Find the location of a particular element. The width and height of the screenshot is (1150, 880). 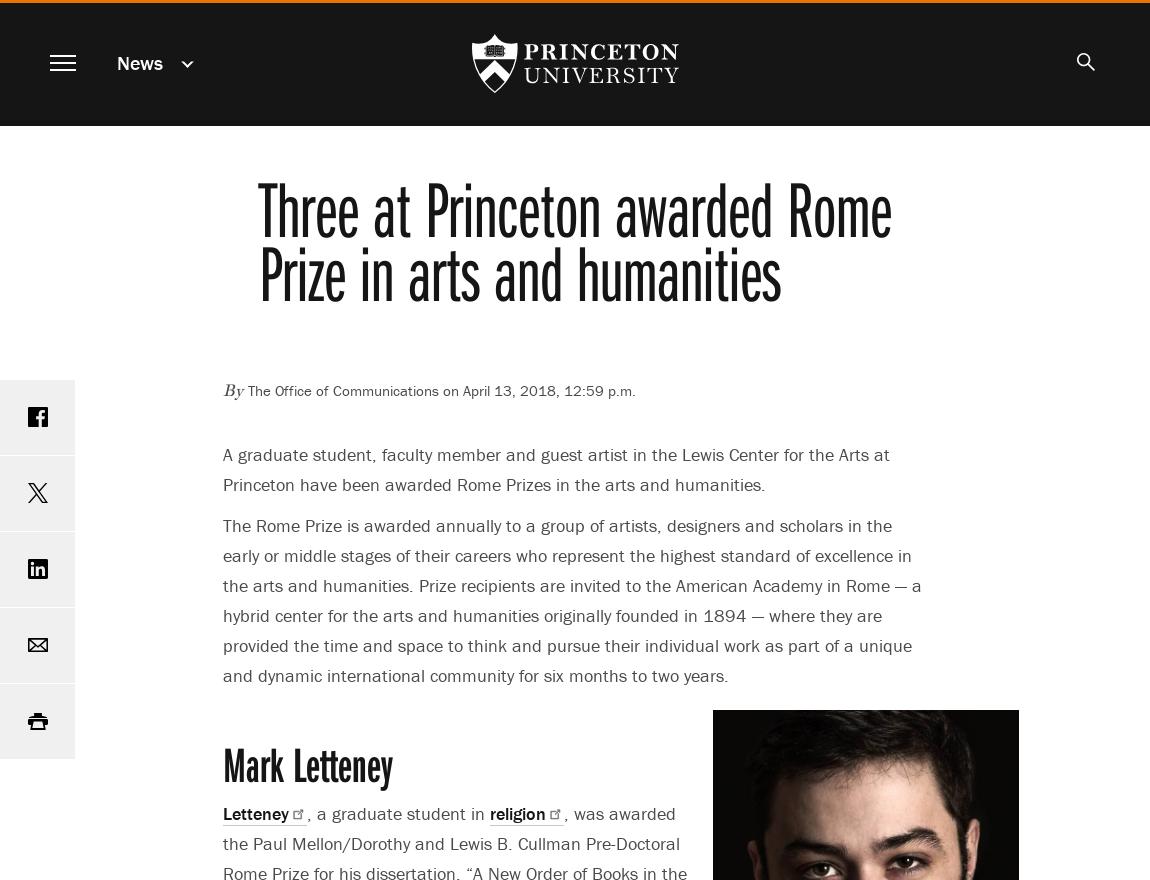

'religion' is located at coordinates (517, 811).